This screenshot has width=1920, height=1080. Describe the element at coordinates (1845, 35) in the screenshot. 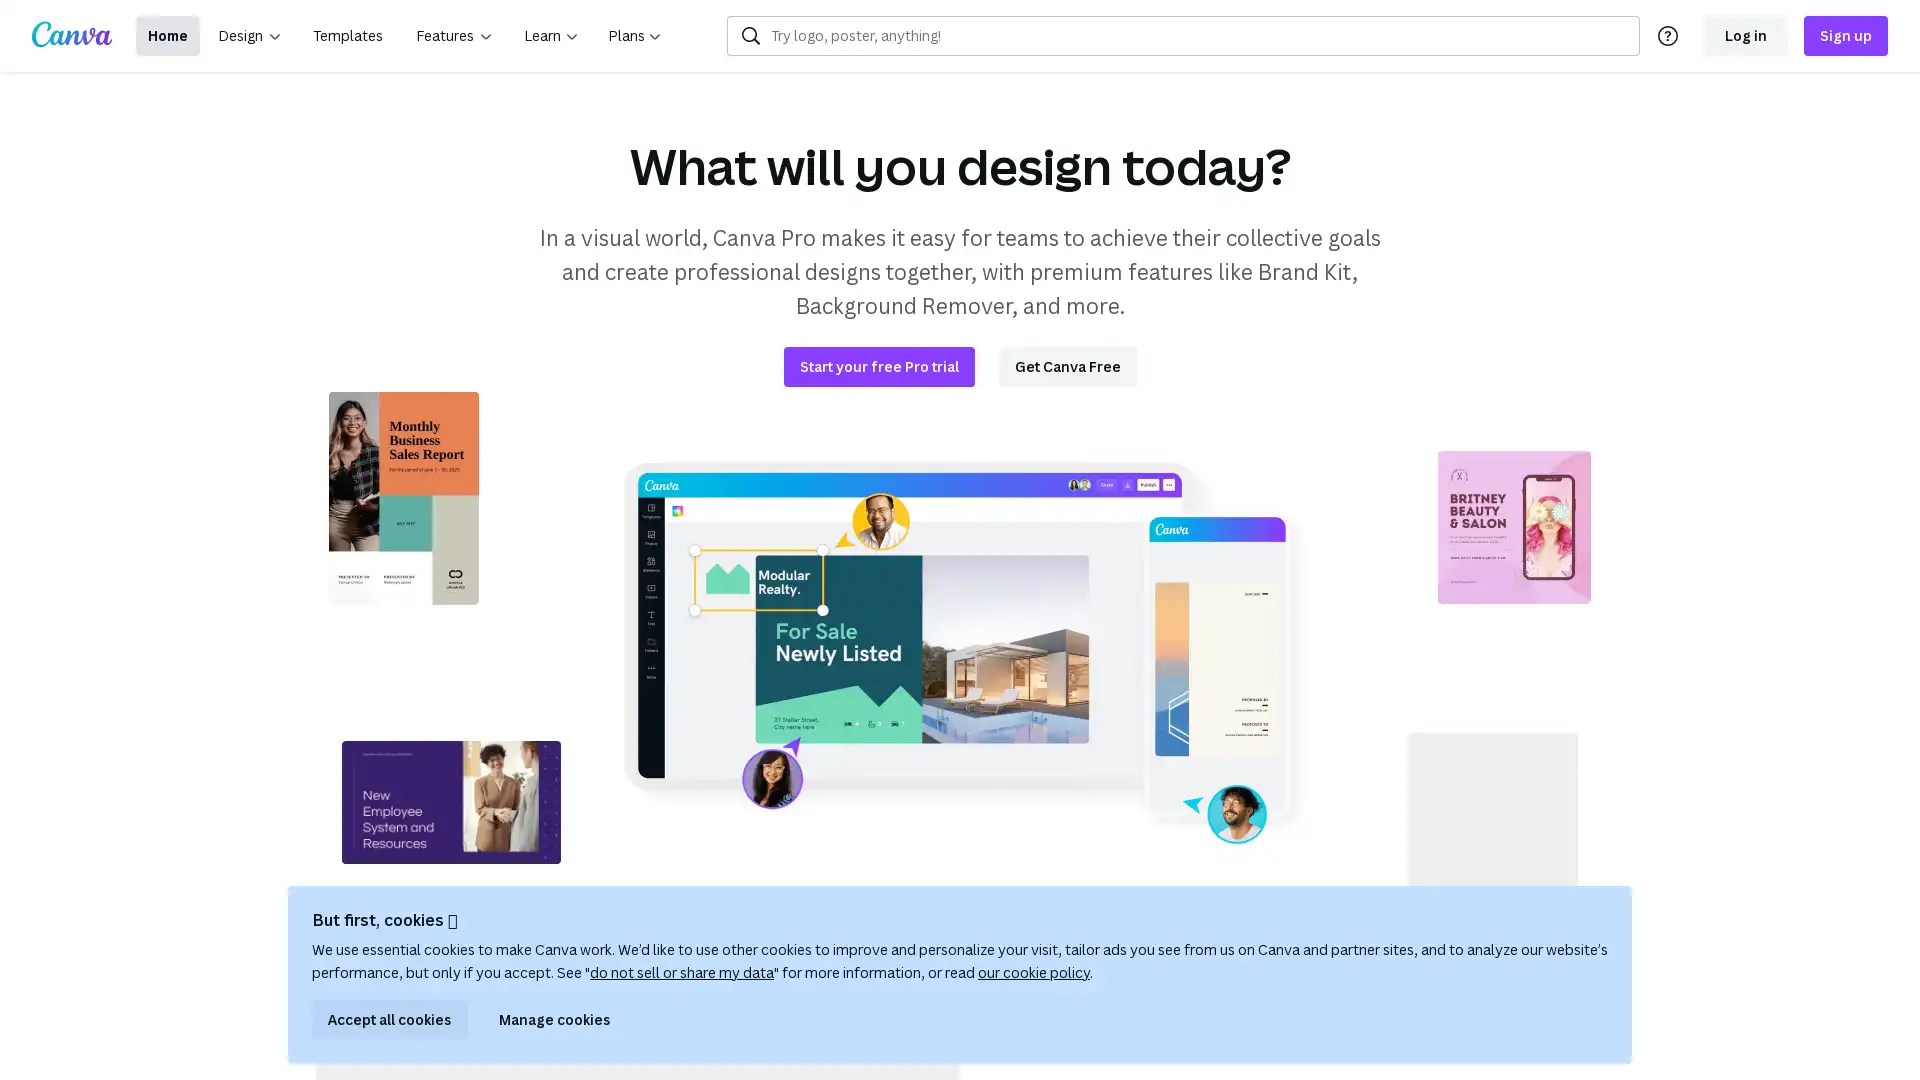

I see `Sign up` at that location.